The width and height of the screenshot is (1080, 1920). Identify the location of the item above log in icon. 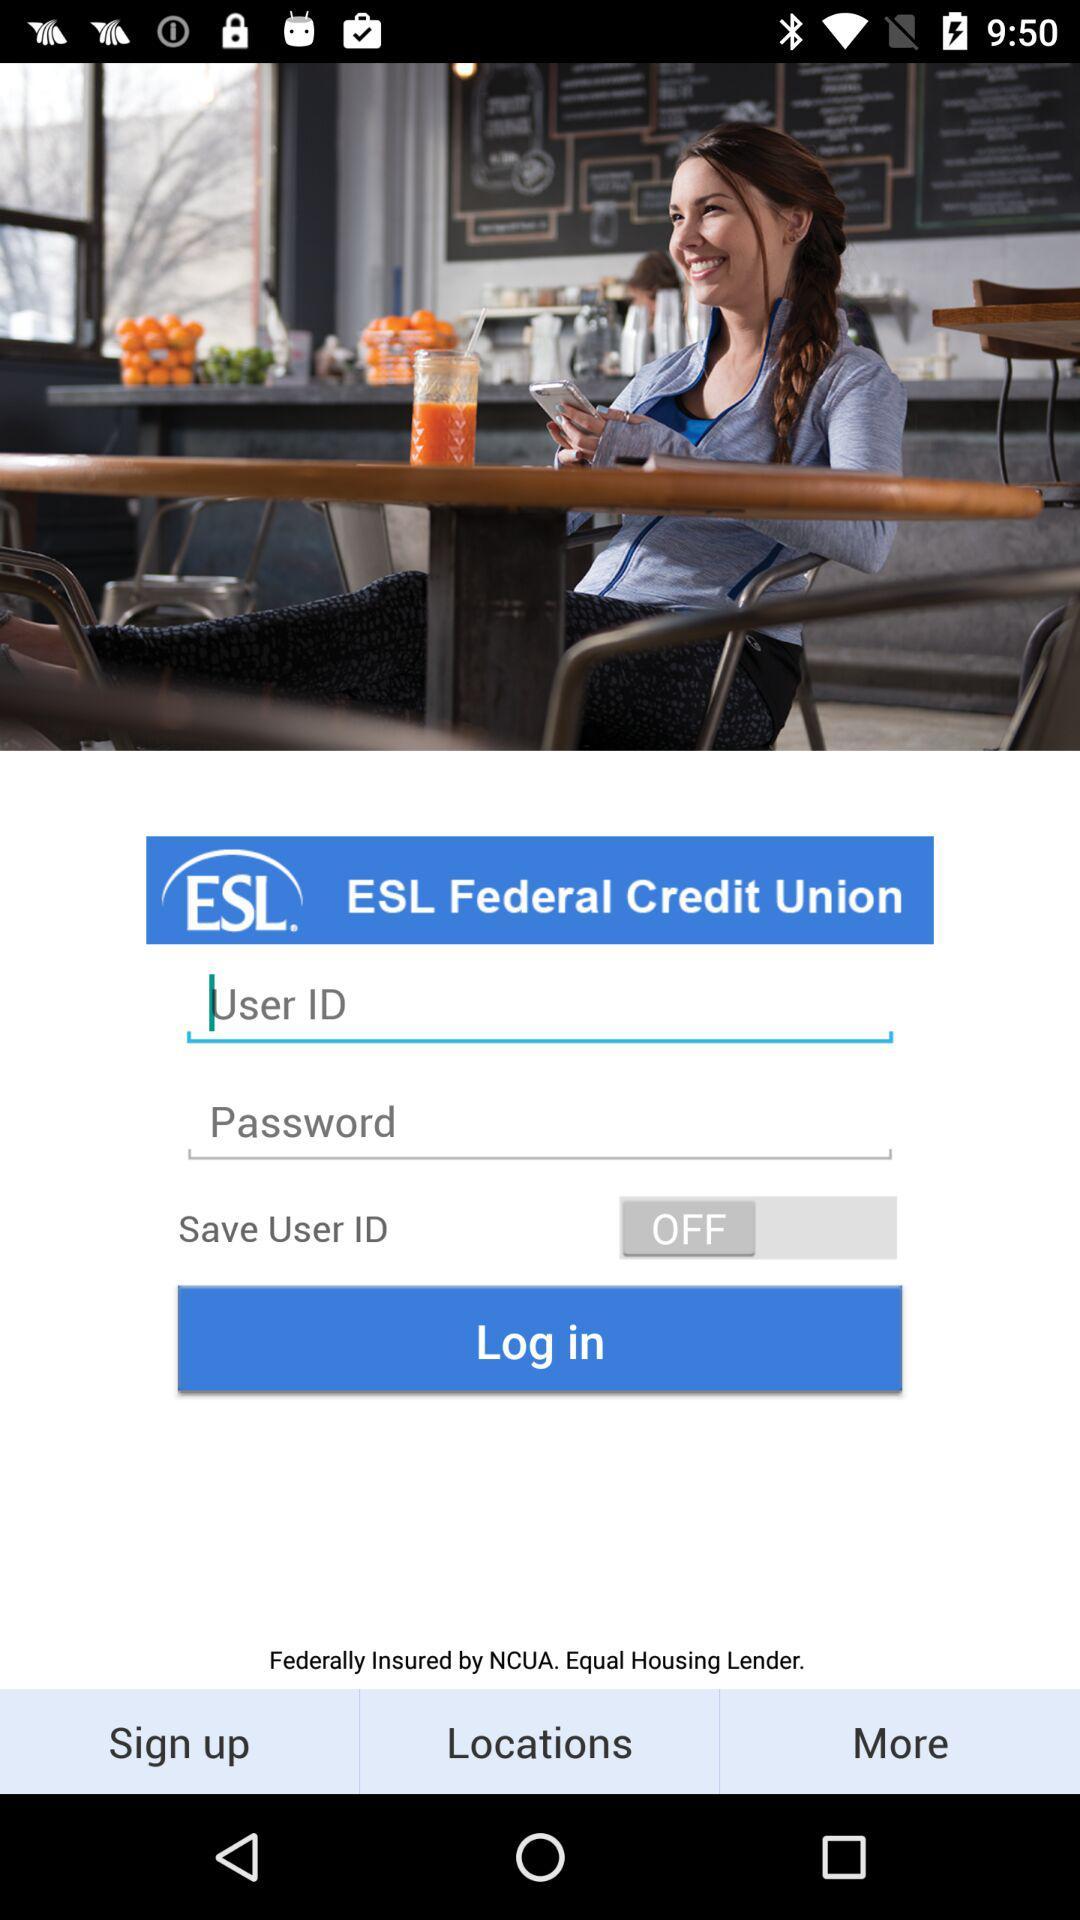
(758, 1226).